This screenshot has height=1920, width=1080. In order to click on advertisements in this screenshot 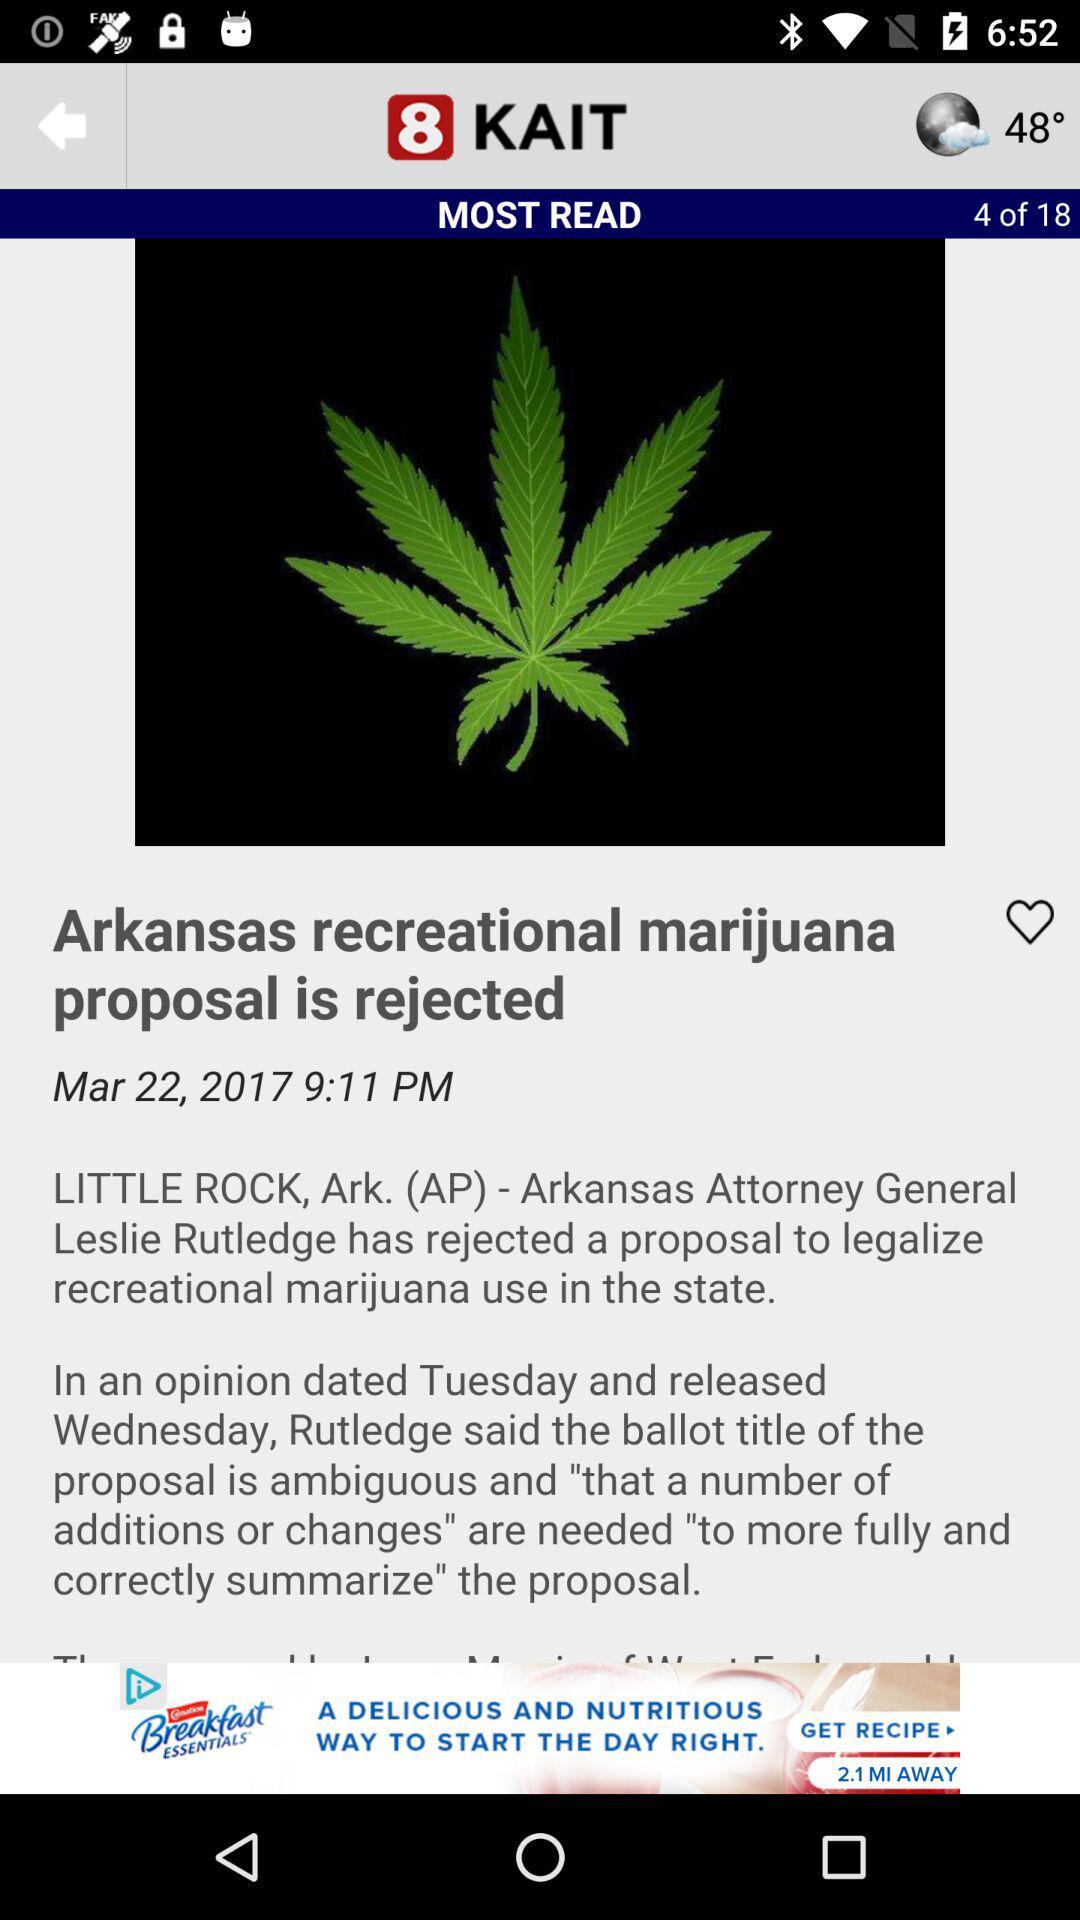, I will do `click(540, 1727)`.